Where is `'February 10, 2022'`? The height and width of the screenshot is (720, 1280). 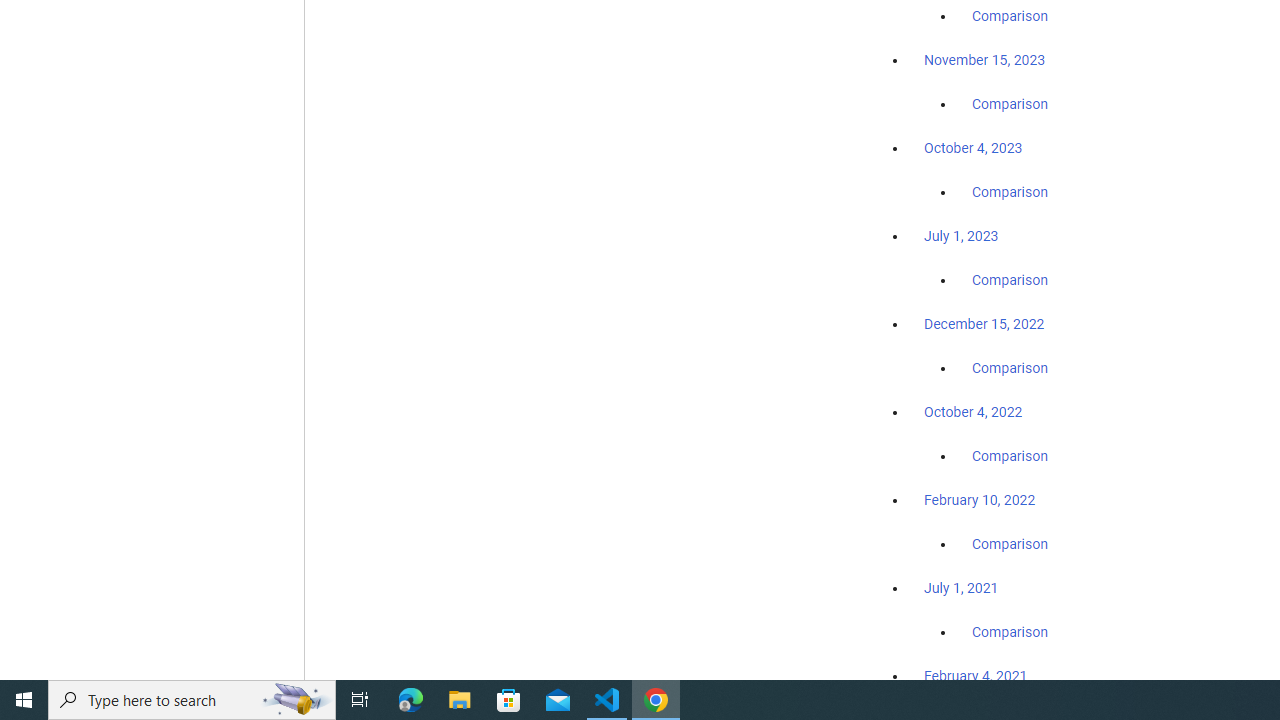 'February 10, 2022' is located at coordinates (979, 499).